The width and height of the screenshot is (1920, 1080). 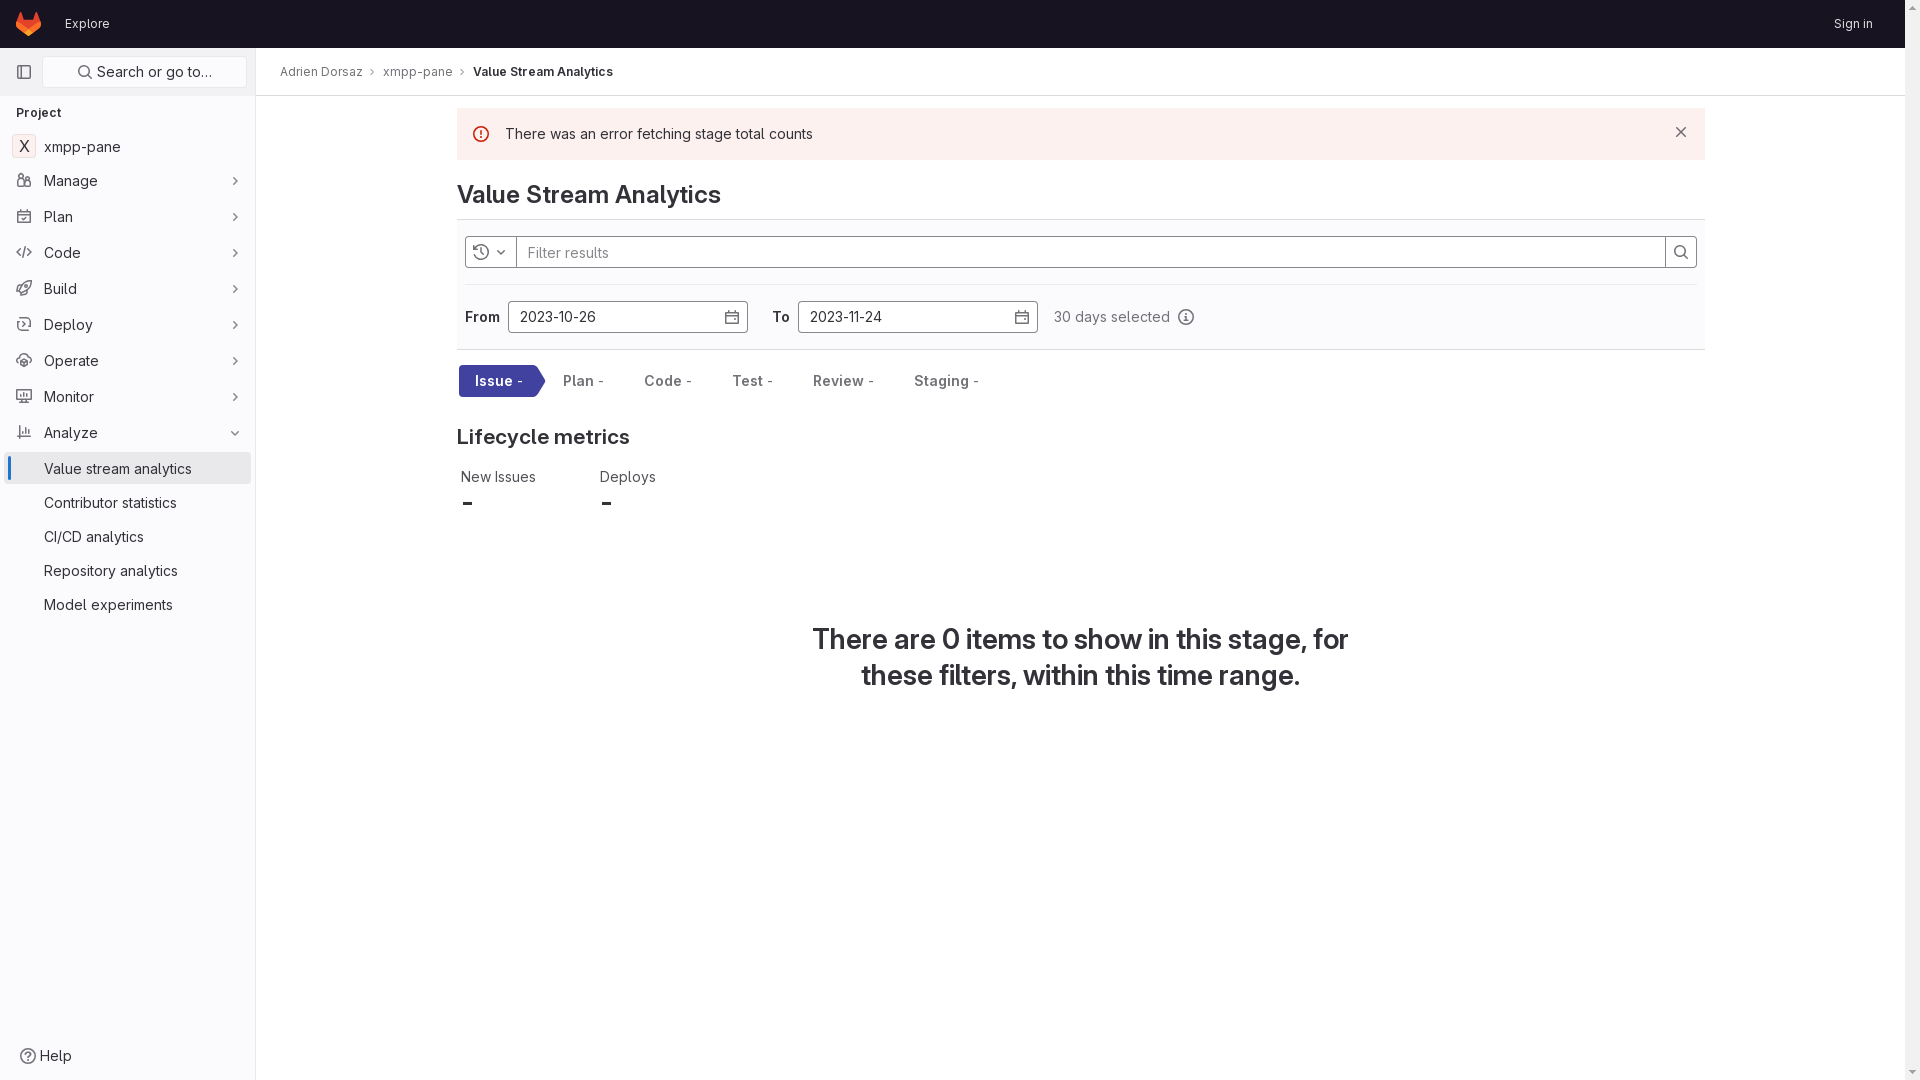 I want to click on 'Code, so click(x=665, y=381).